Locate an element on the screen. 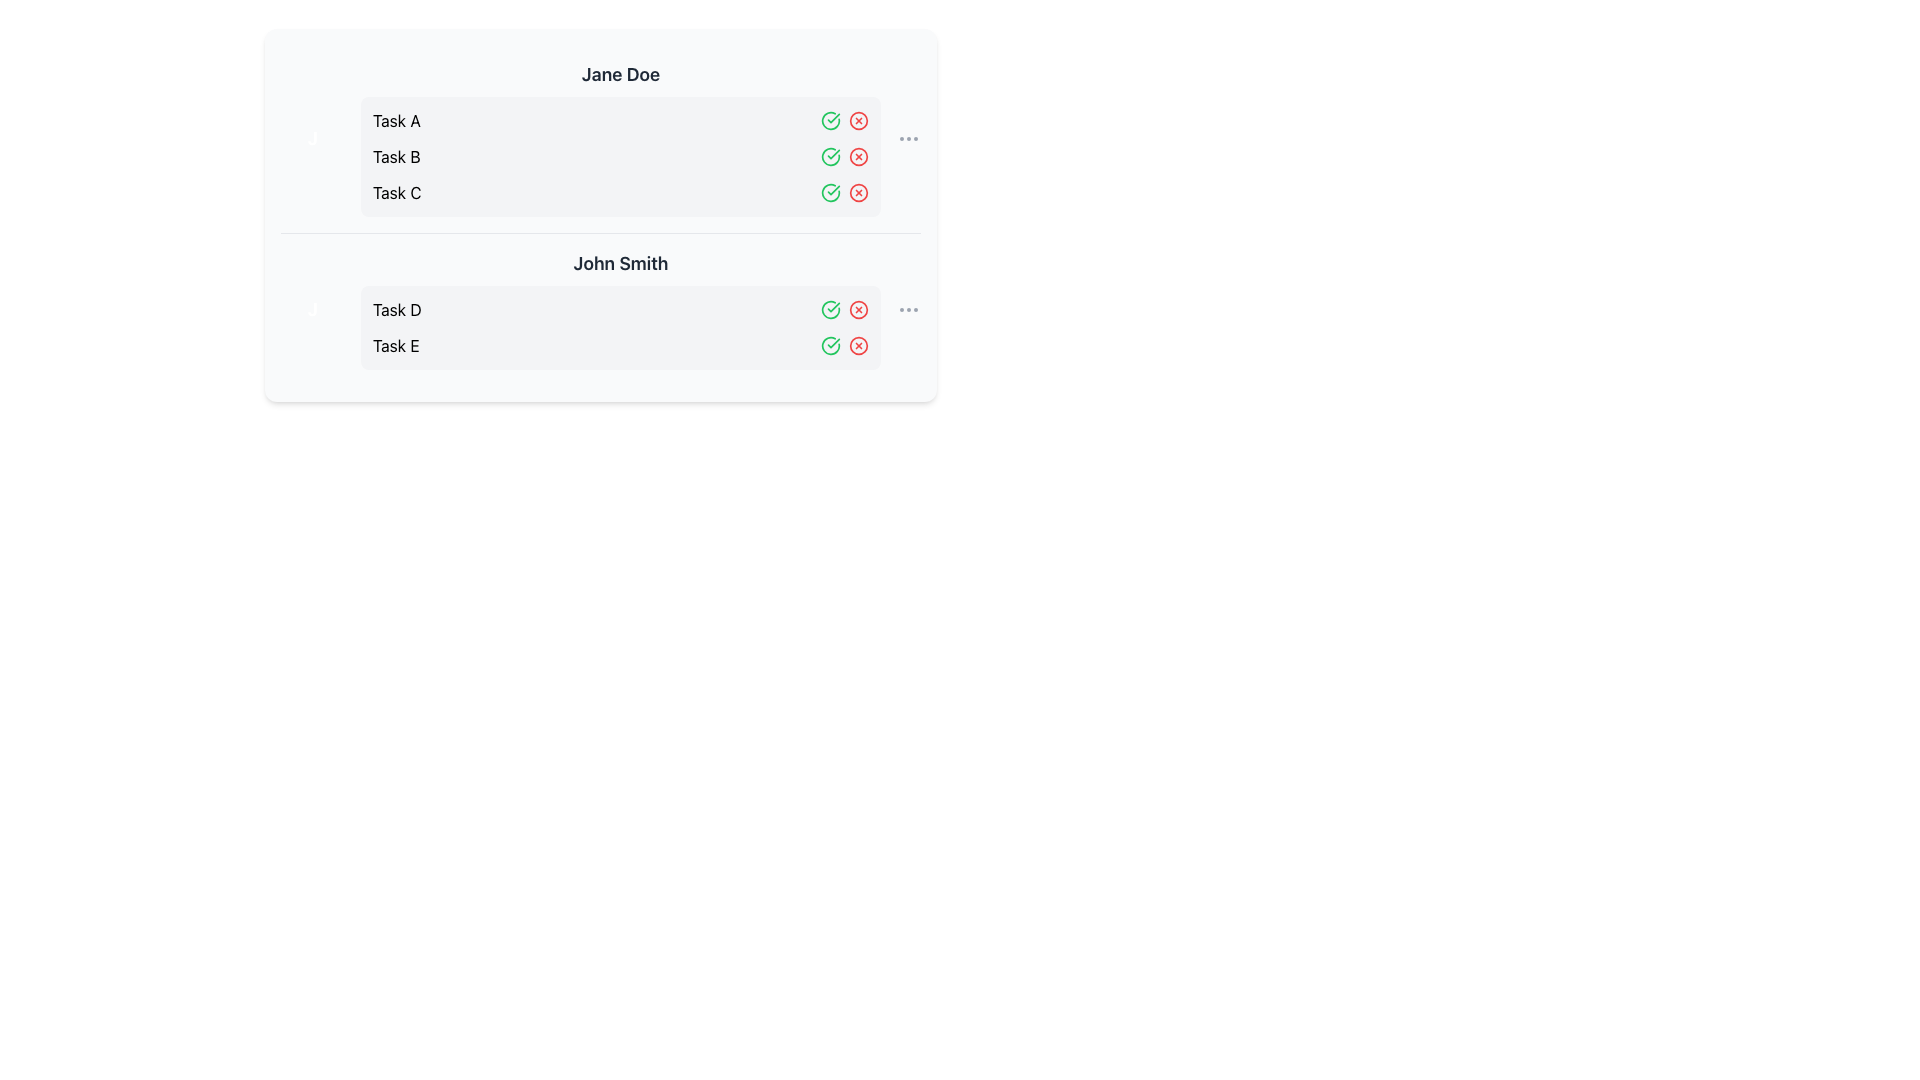 This screenshot has width=1920, height=1080. the positive status indicator icon located to the right of 'Task A' for user 'Jane Doe' is located at coordinates (830, 192).